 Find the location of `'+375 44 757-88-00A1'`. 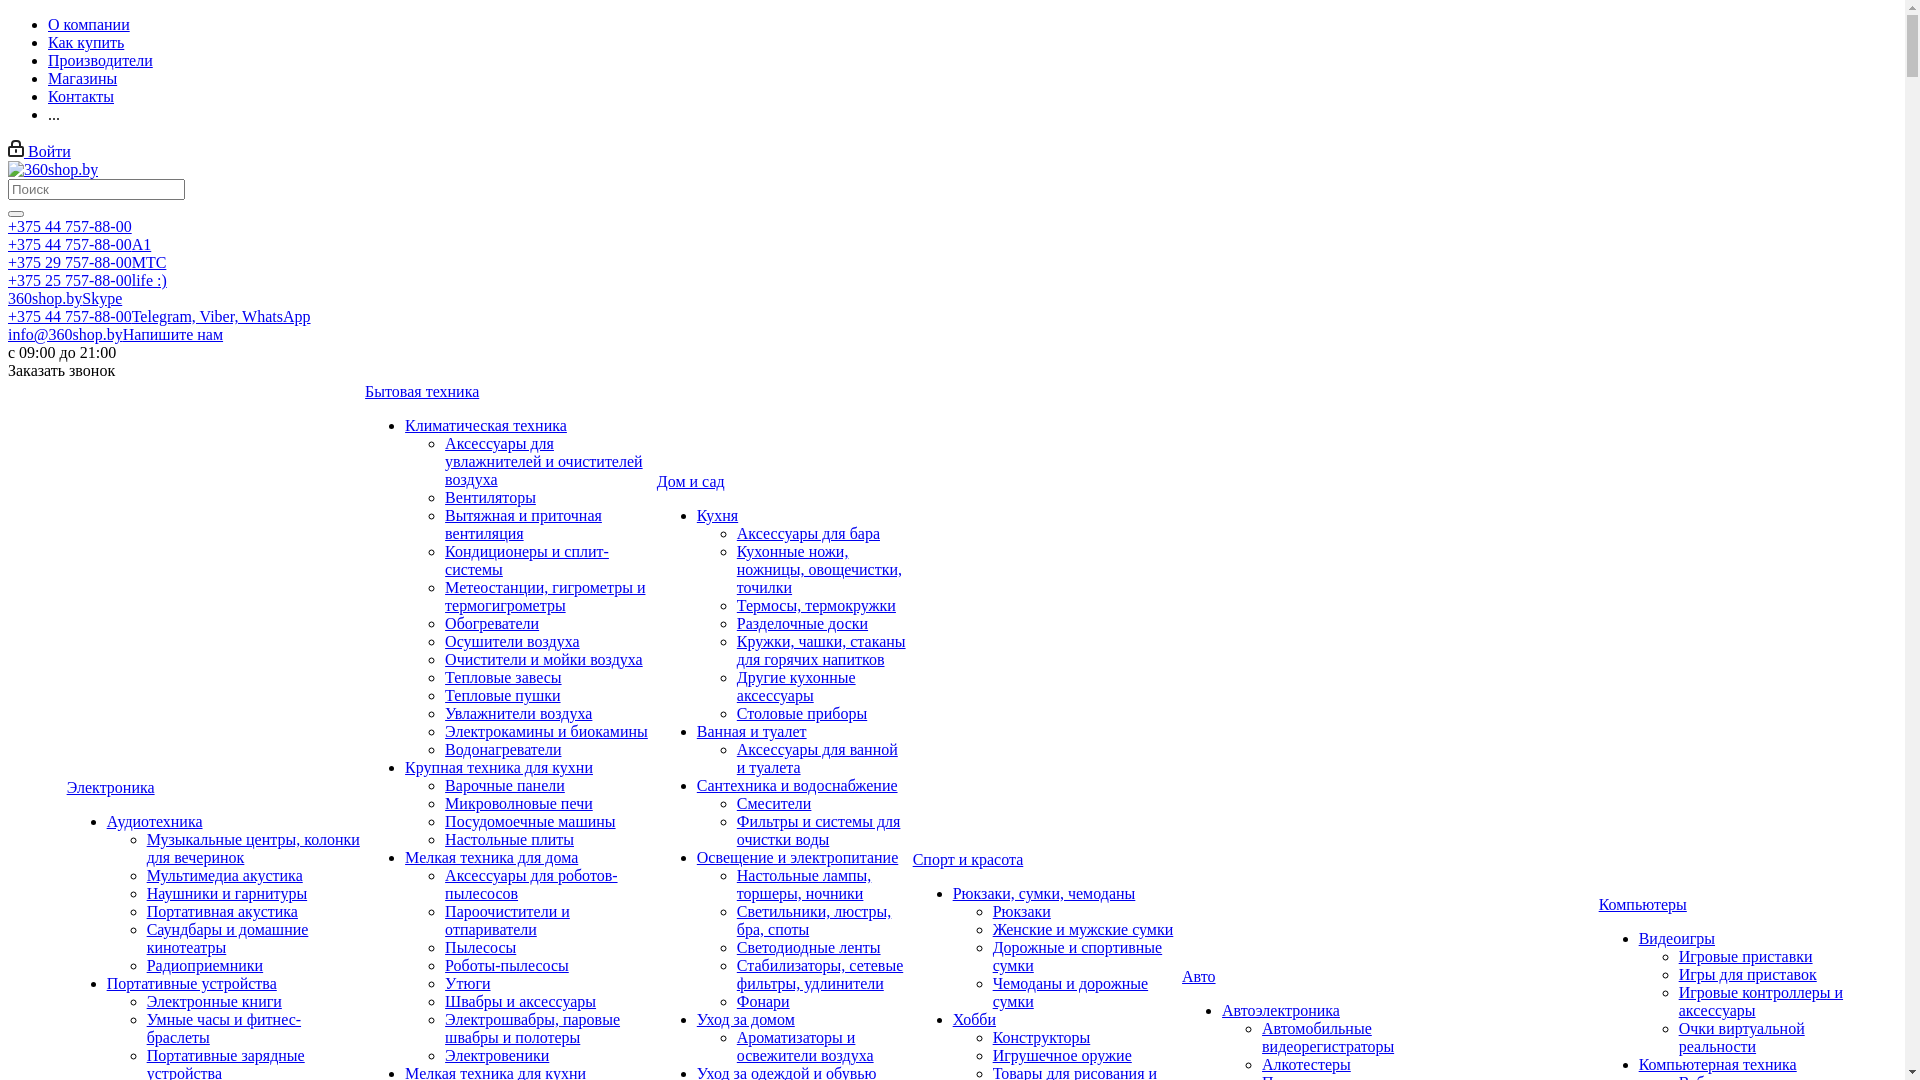

'+375 44 757-88-00A1' is located at coordinates (79, 243).